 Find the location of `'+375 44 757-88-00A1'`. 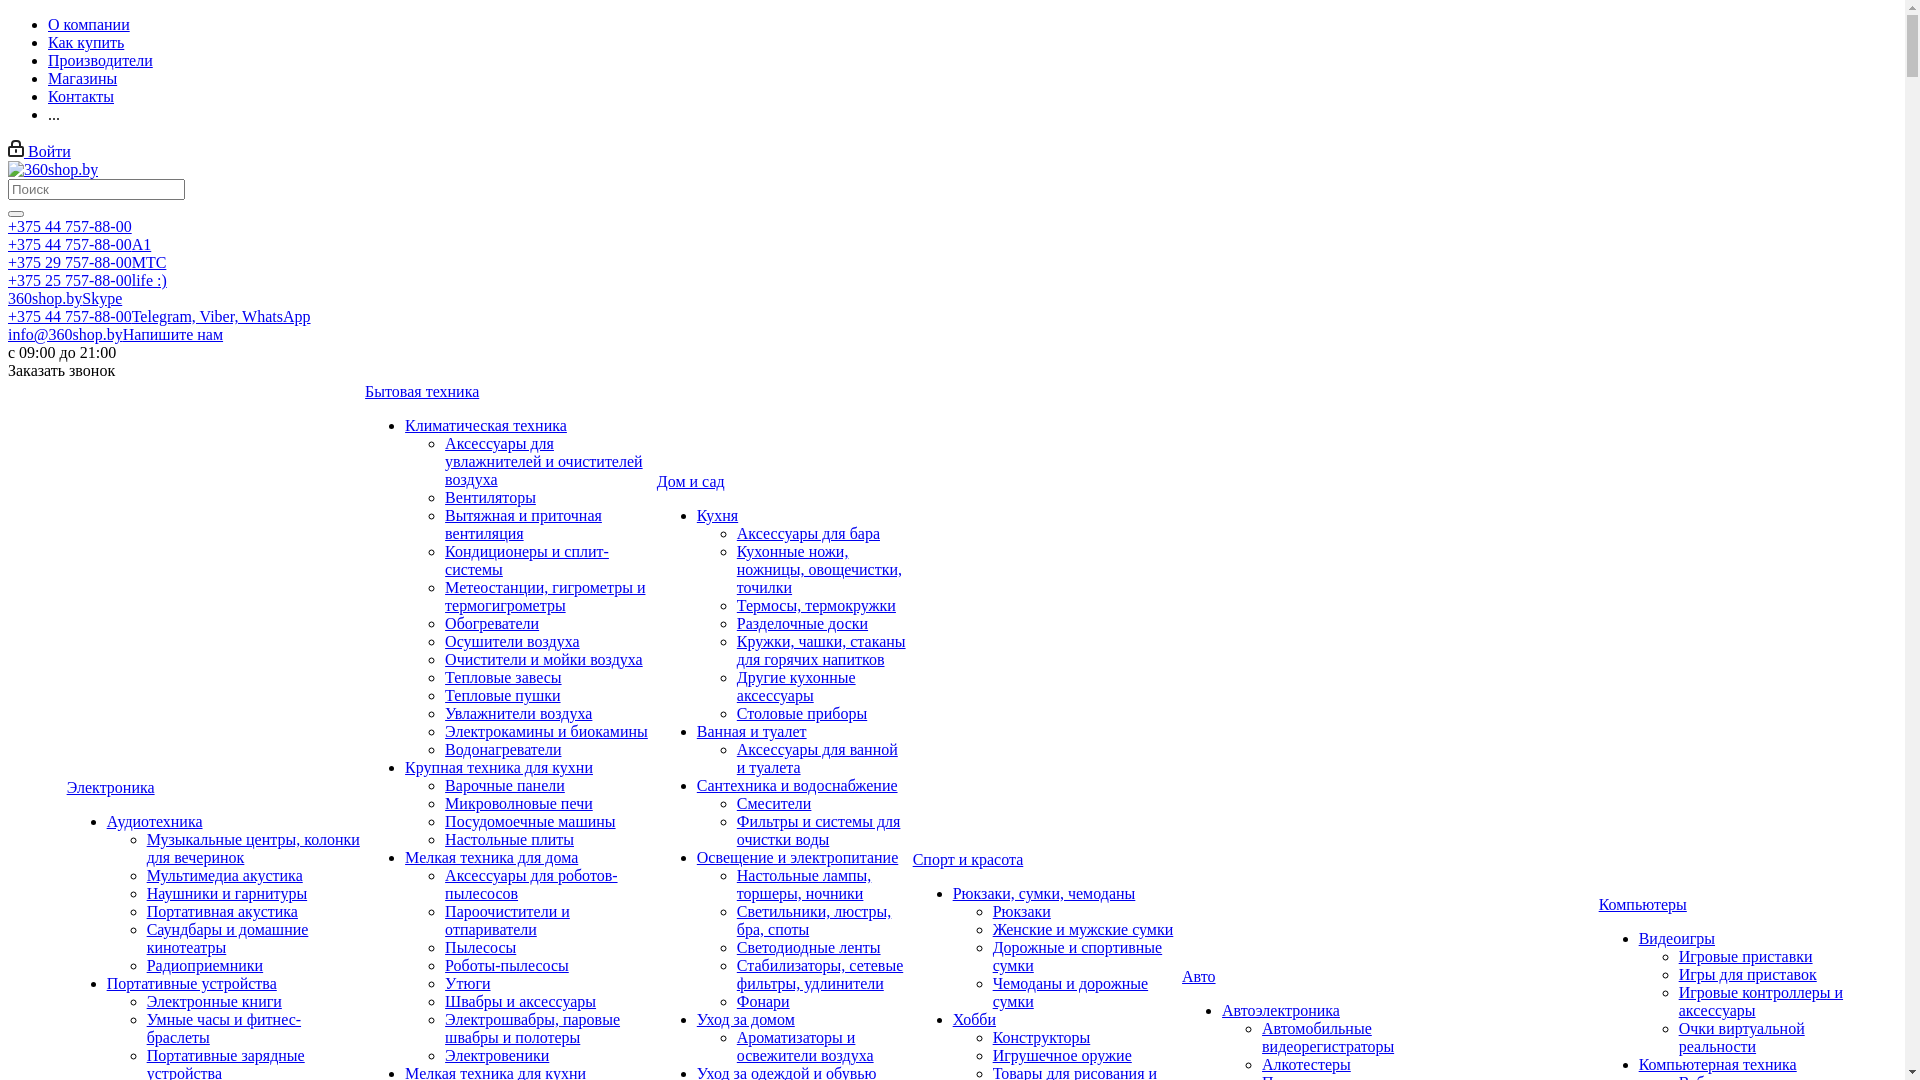

'+375 44 757-88-00A1' is located at coordinates (79, 243).